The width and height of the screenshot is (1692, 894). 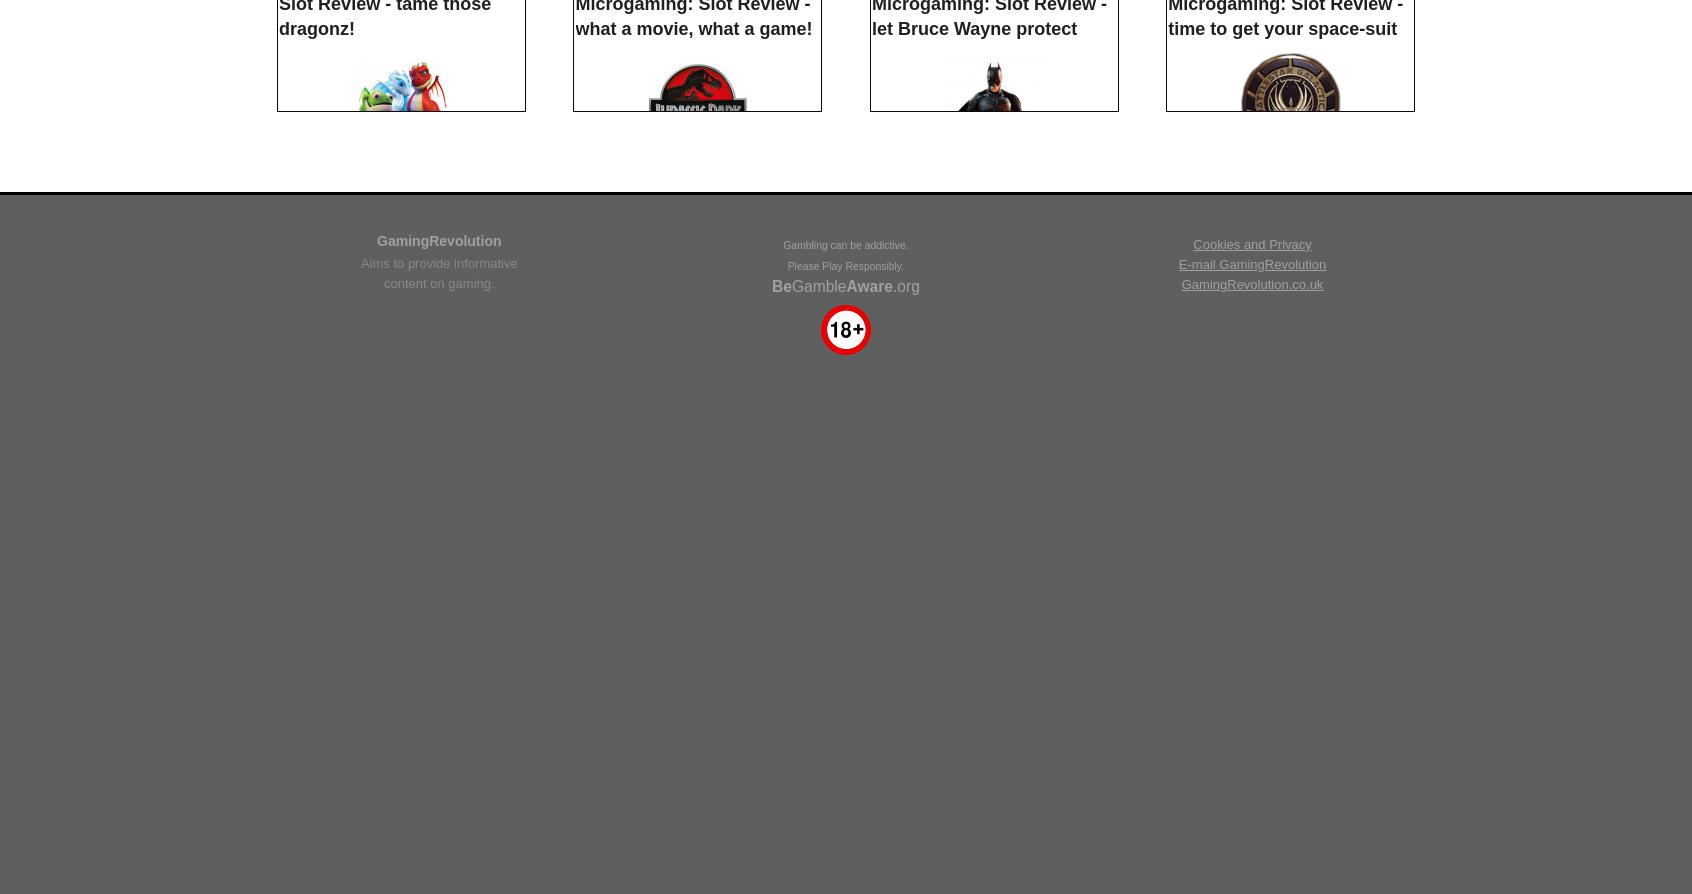 What do you see at coordinates (781, 786) in the screenshot?
I see `'Be'` at bounding box center [781, 786].